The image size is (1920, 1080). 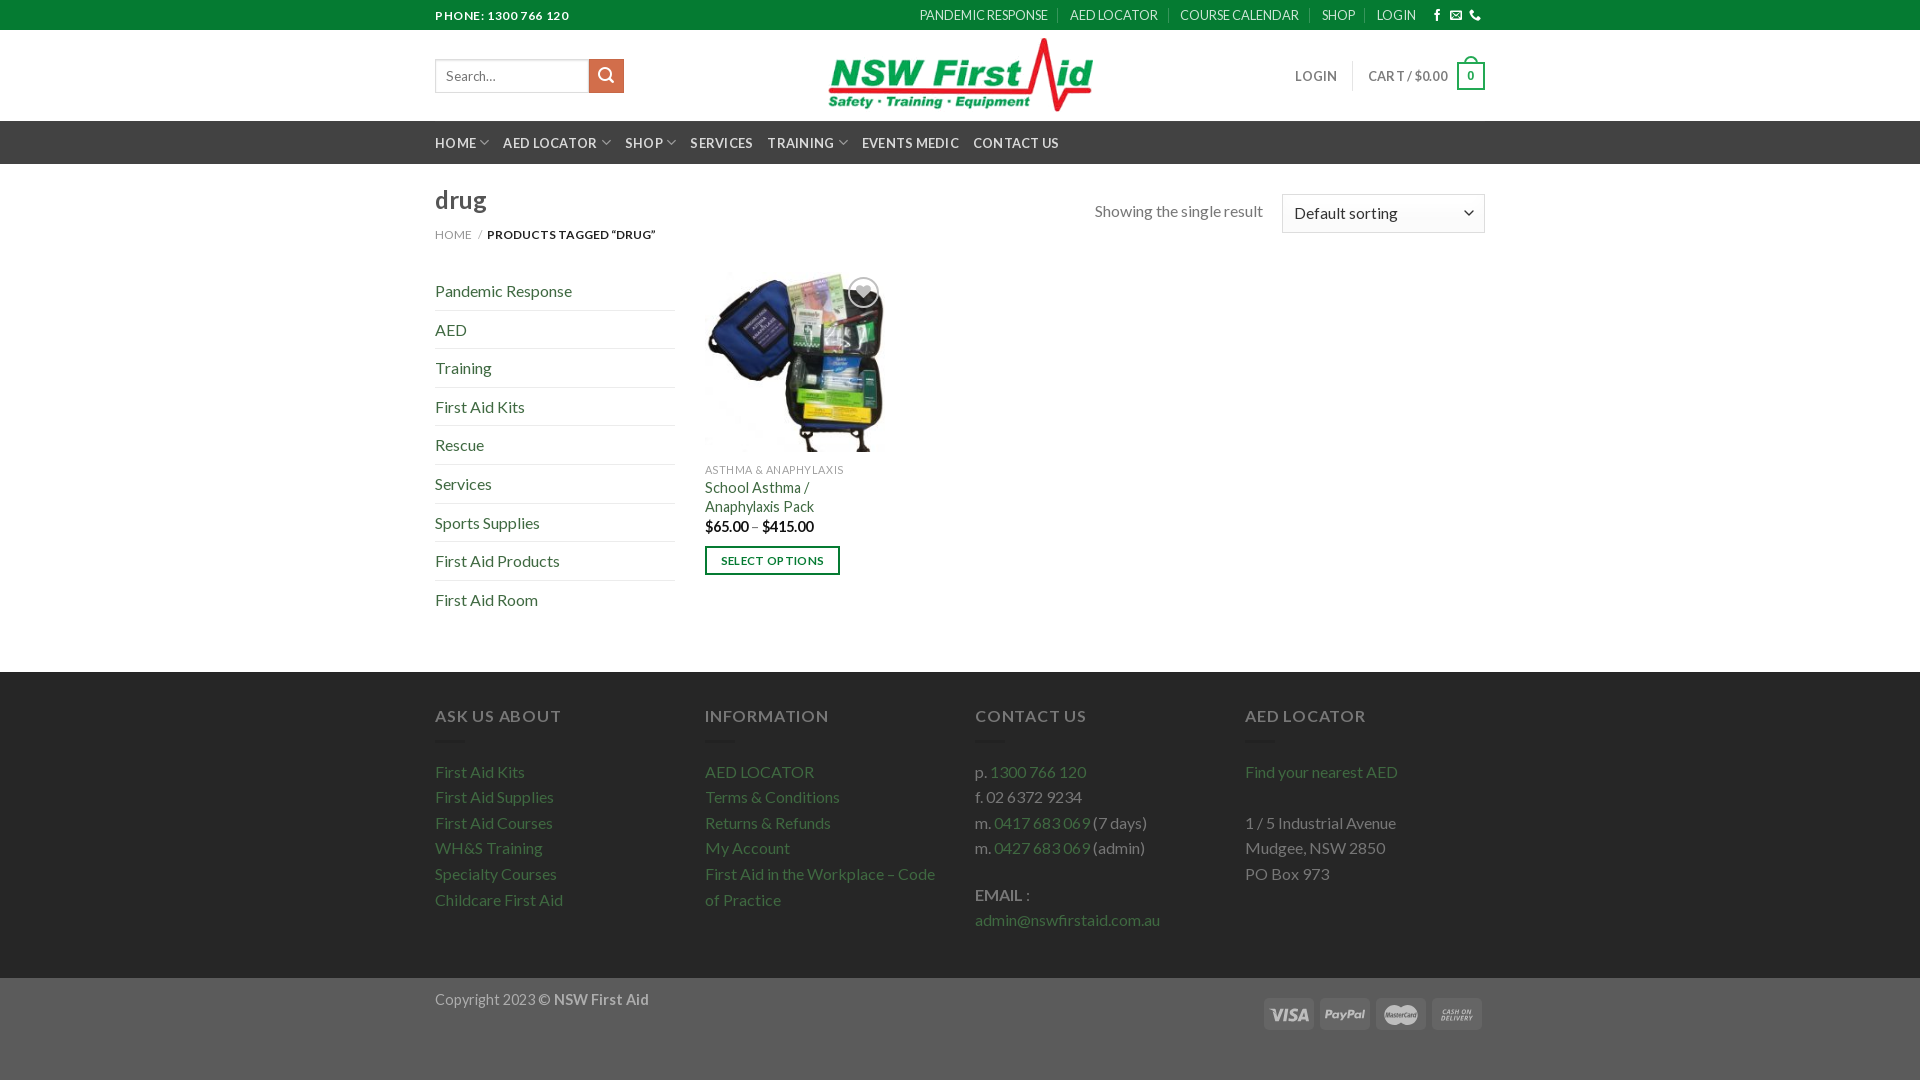 What do you see at coordinates (1243, 770) in the screenshot?
I see `'Find your nearest AED'` at bounding box center [1243, 770].